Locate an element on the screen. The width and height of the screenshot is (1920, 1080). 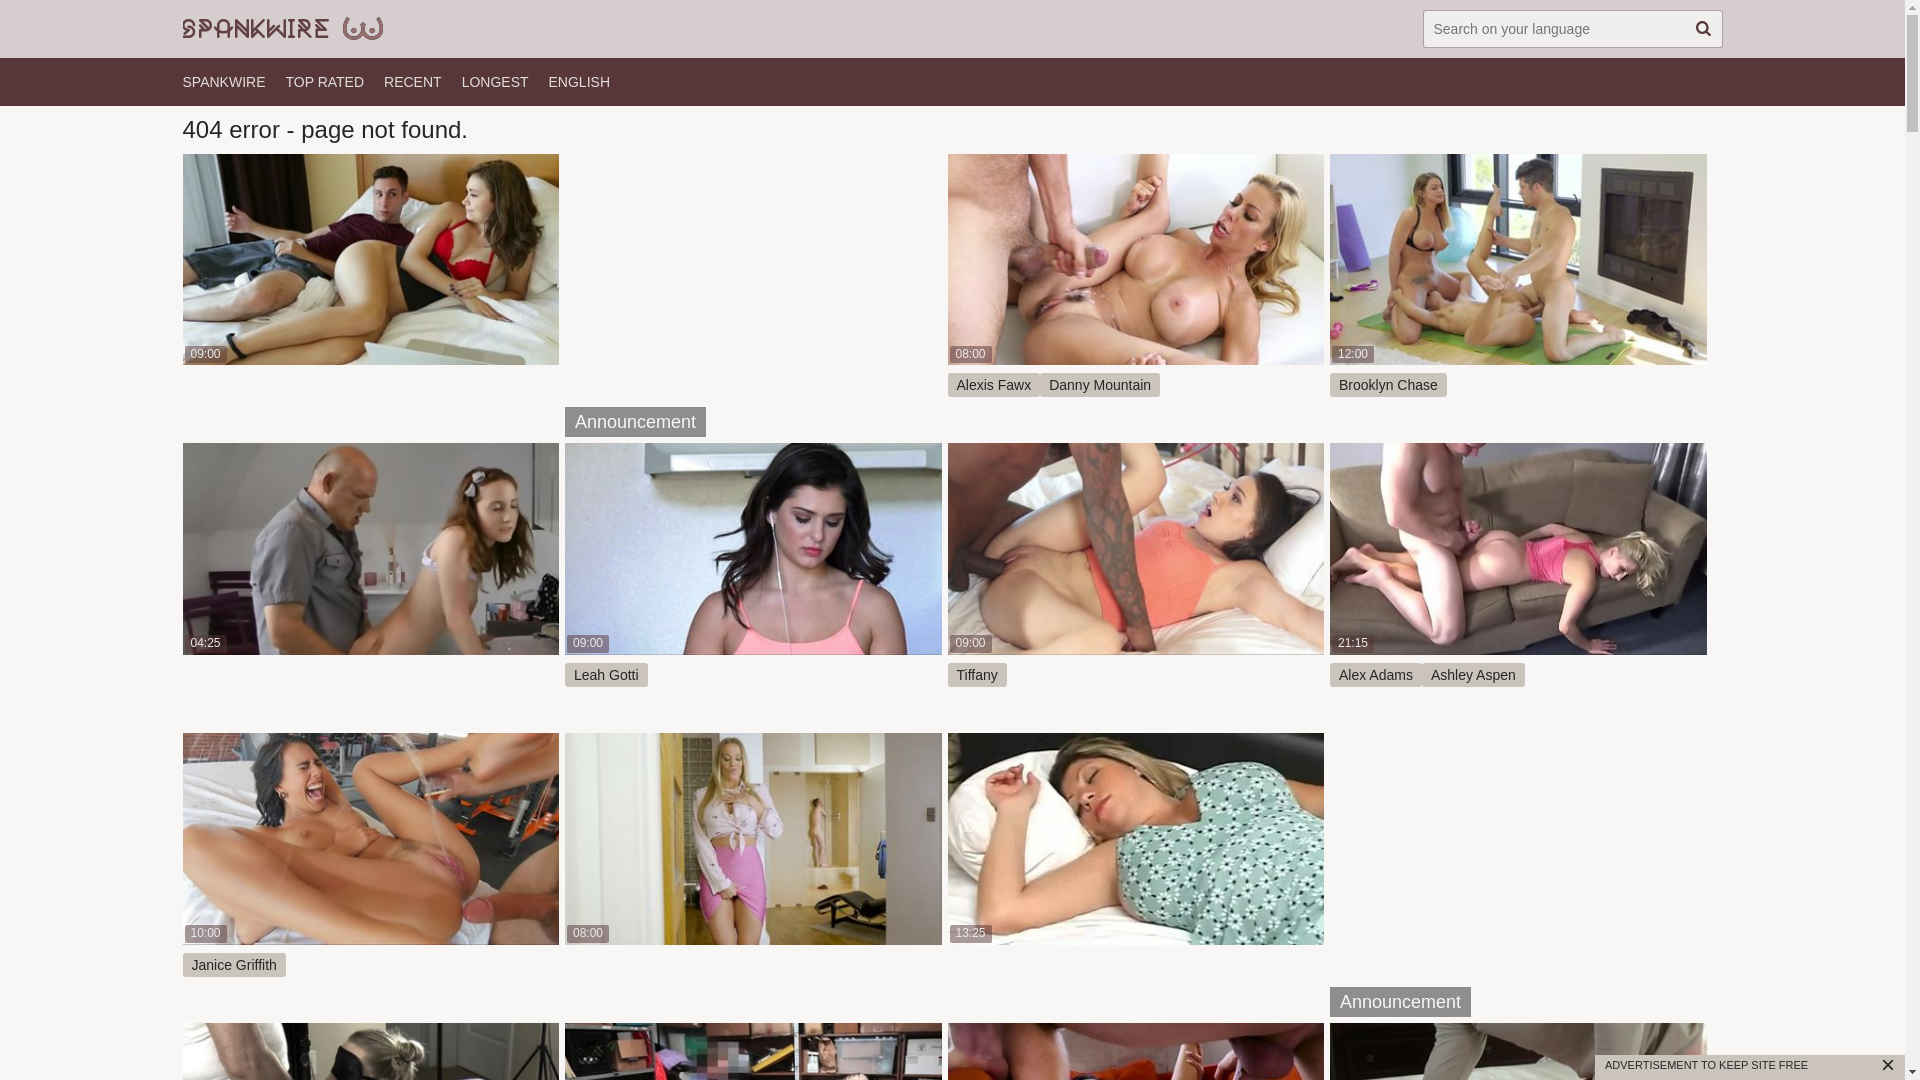
'Leah Gotti' is located at coordinates (605, 675).